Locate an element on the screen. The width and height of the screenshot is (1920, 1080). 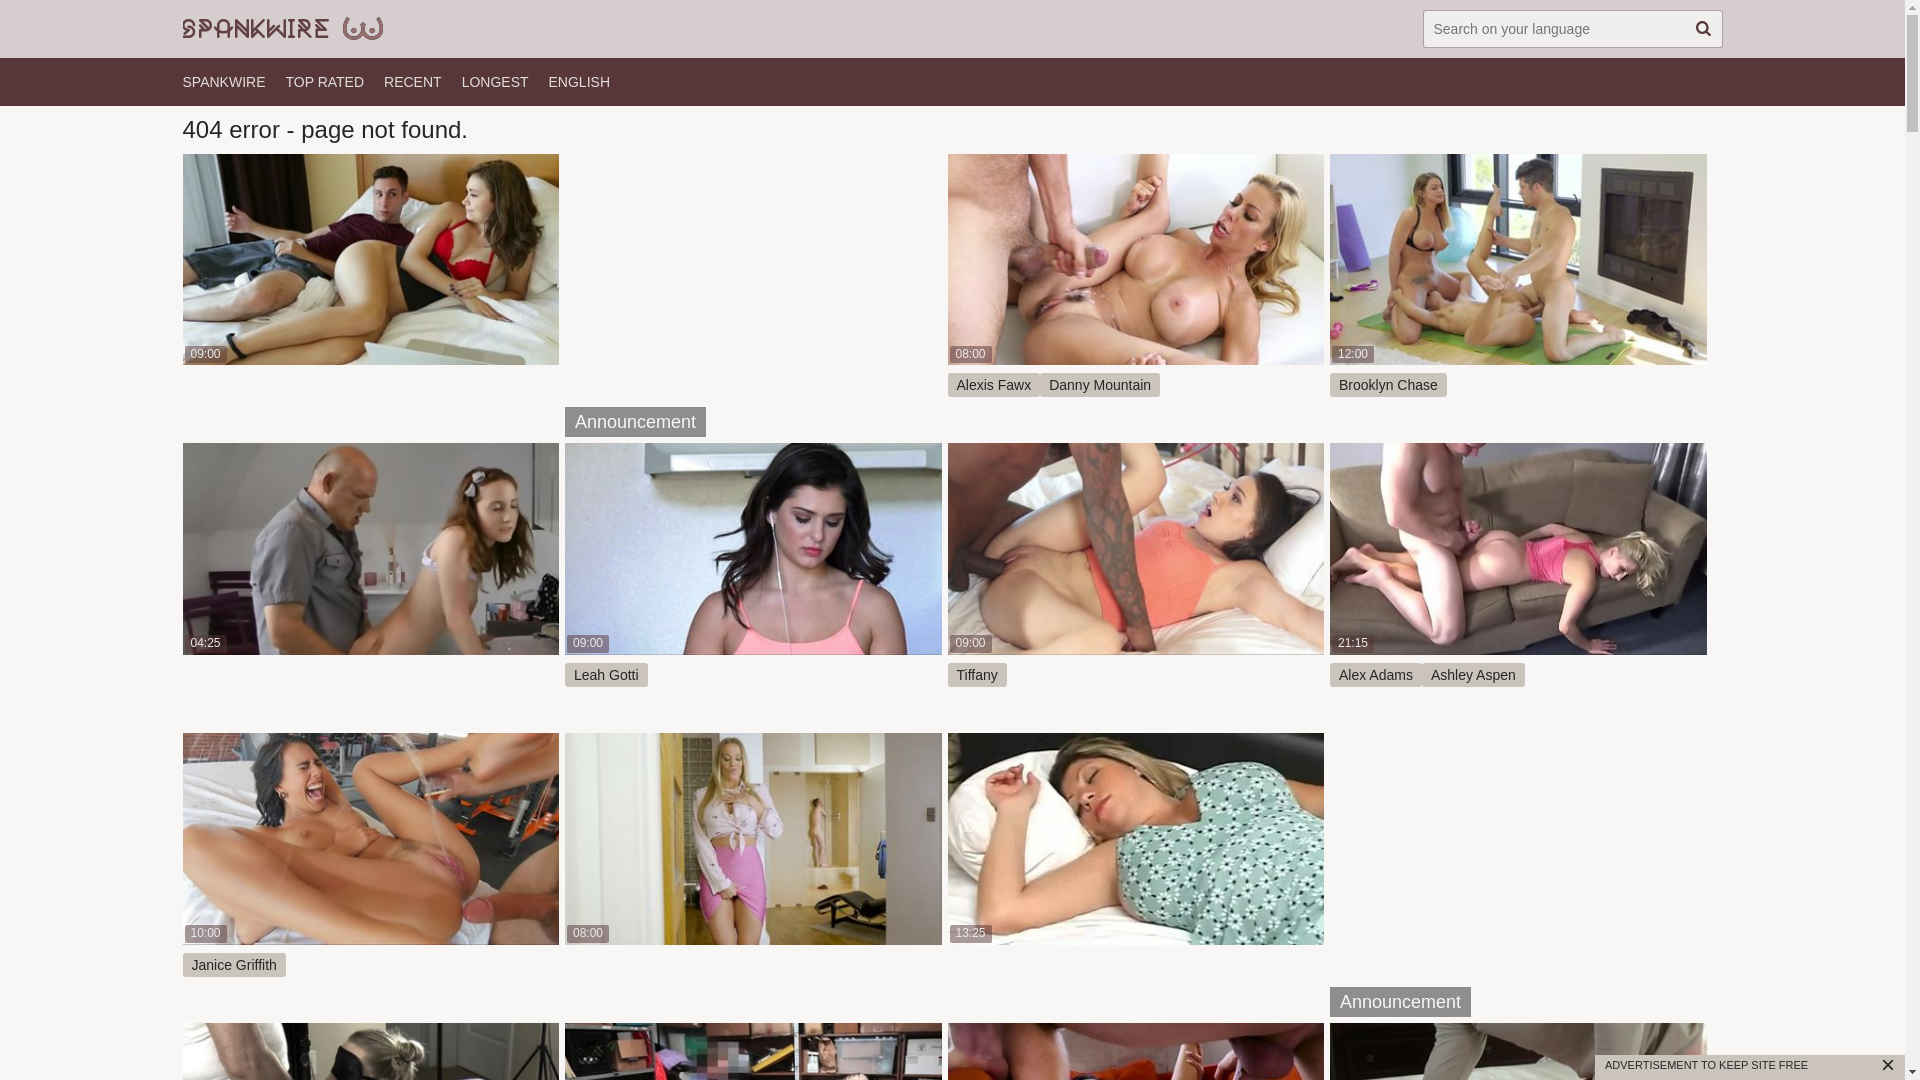
'Leah Gotti' is located at coordinates (605, 675).